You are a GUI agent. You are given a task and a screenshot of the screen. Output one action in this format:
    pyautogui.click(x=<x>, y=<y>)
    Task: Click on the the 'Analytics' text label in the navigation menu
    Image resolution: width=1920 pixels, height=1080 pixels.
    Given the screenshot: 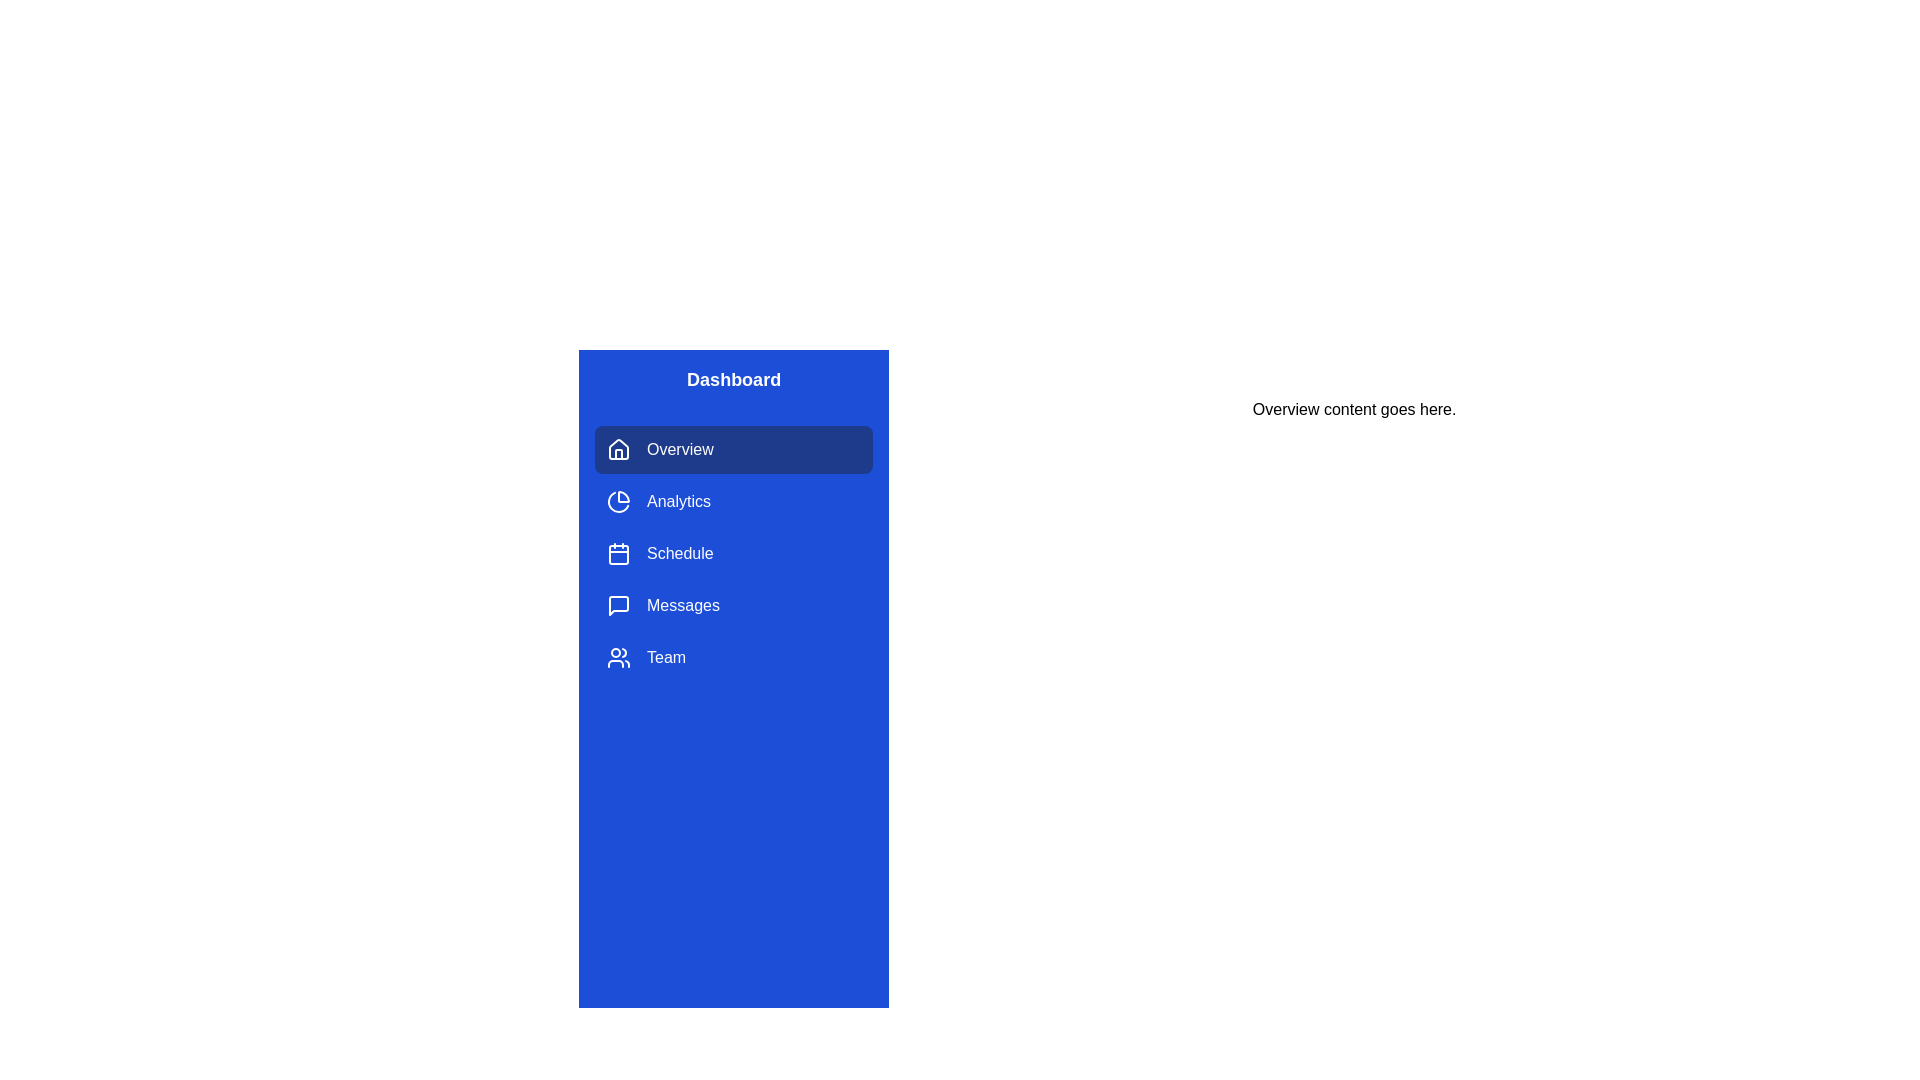 What is the action you would take?
    pyautogui.click(x=679, y=500)
    